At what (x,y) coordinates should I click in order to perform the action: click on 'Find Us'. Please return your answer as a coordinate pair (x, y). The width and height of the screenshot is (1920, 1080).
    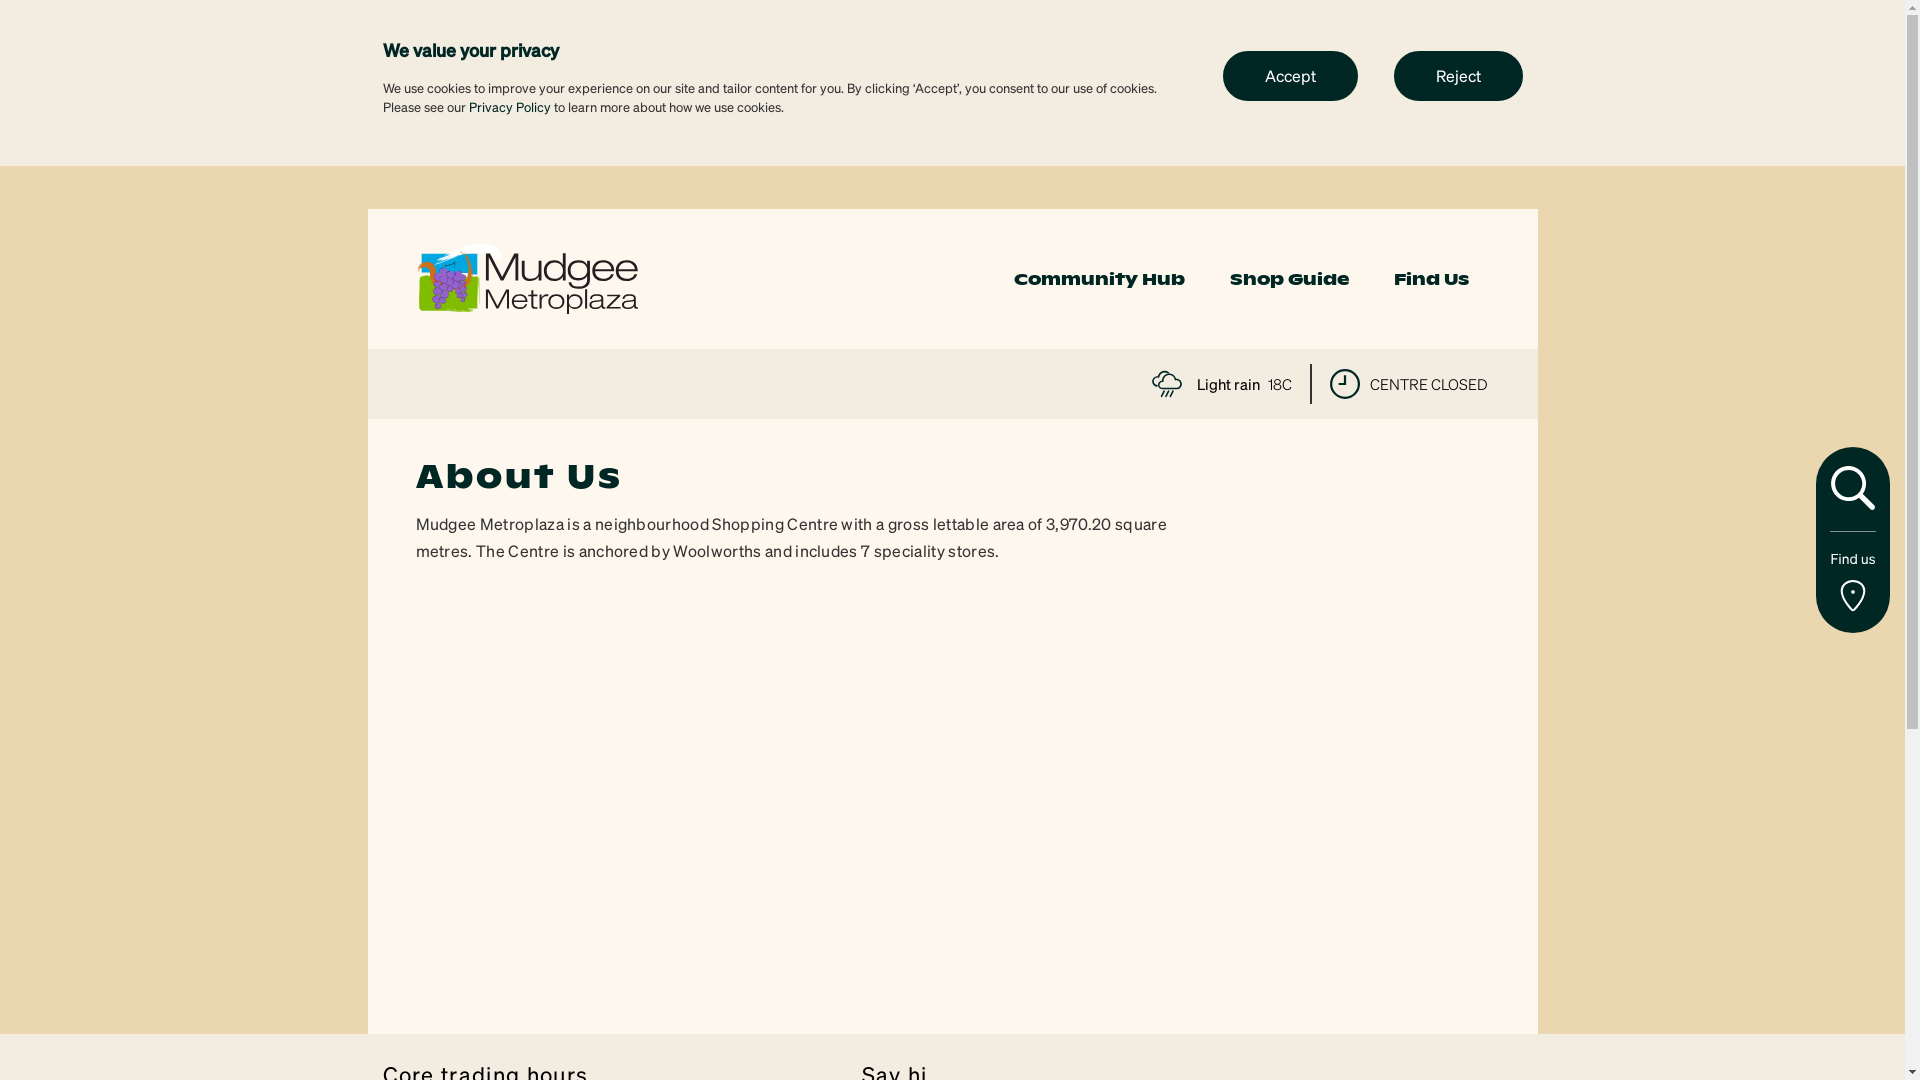
    Looking at the image, I should click on (1430, 279).